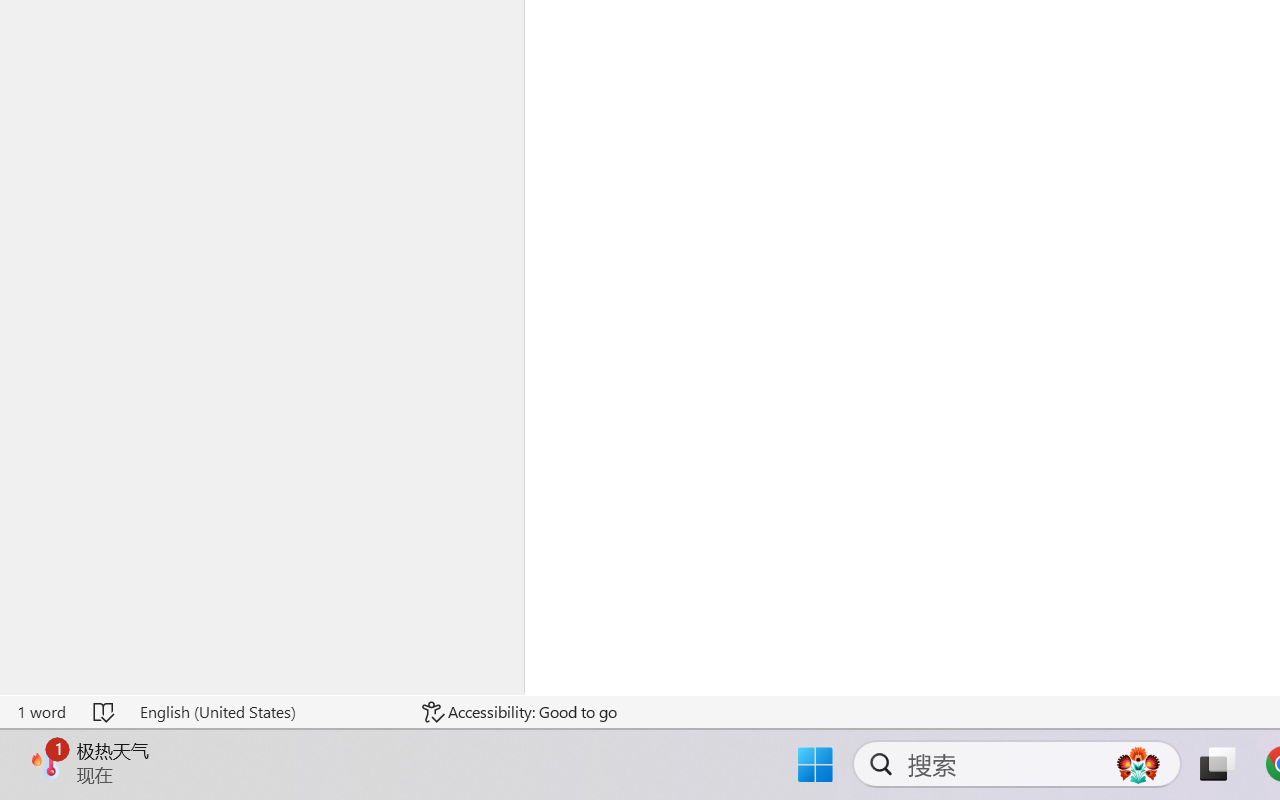  What do you see at coordinates (519, 711) in the screenshot?
I see `'Accessibility Checker Accessibility: Good to go'` at bounding box center [519, 711].